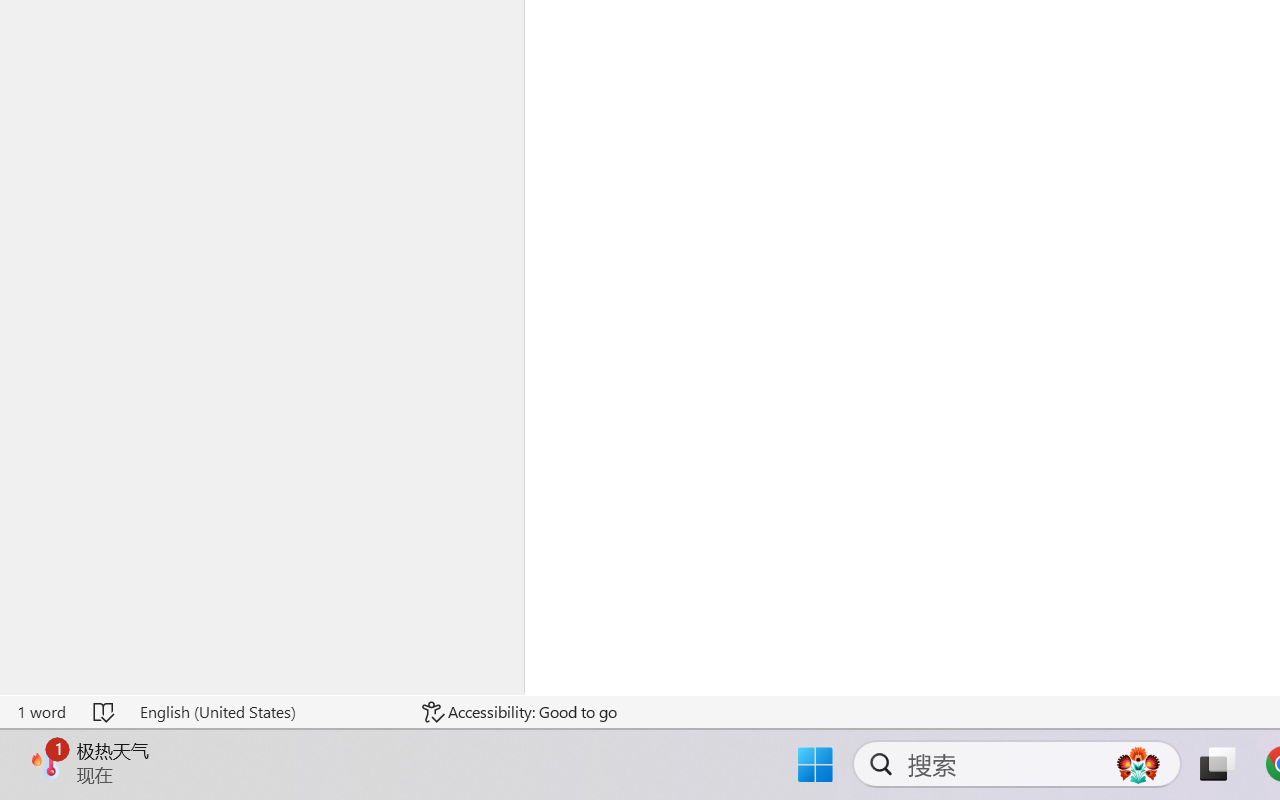  What do you see at coordinates (519, 711) in the screenshot?
I see `'Accessibility Checker Accessibility: Good to go'` at bounding box center [519, 711].